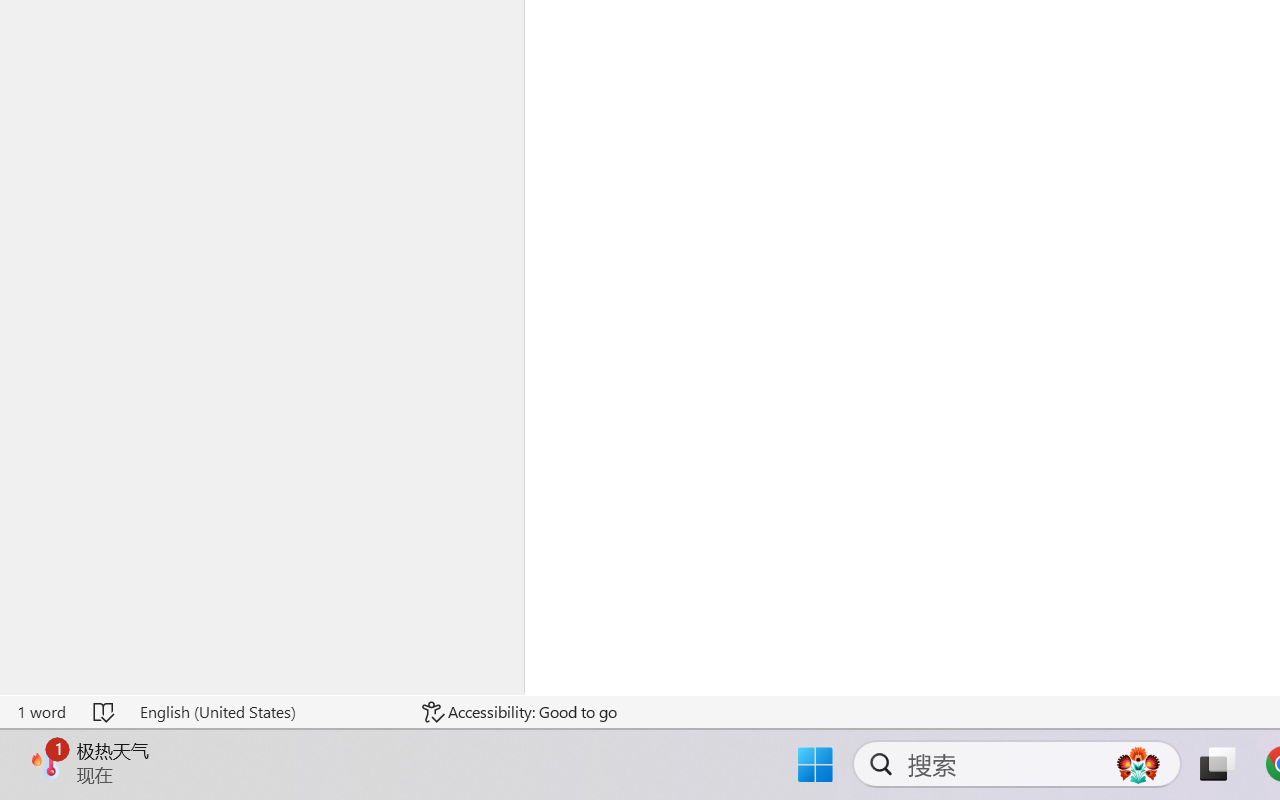  What do you see at coordinates (519, 711) in the screenshot?
I see `'Accessibility Checker Accessibility: Good to go'` at bounding box center [519, 711].